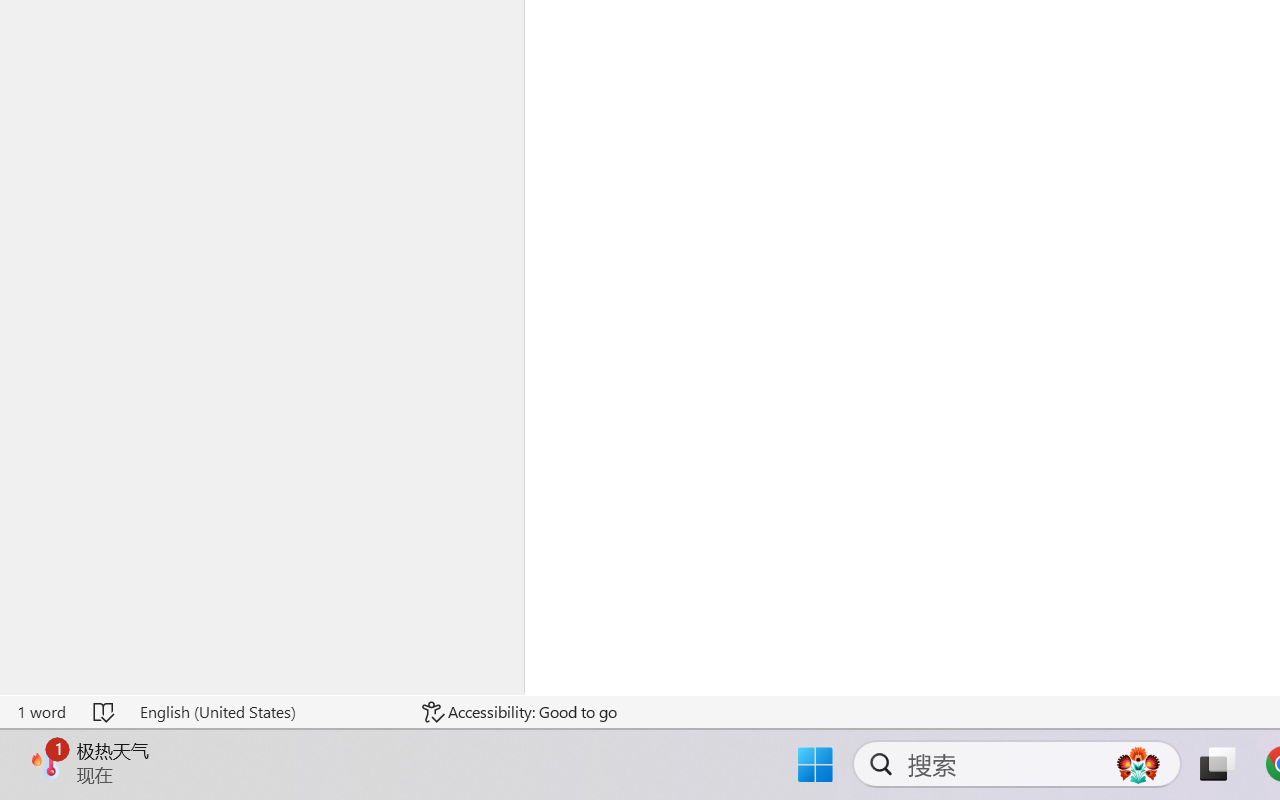  What do you see at coordinates (519, 711) in the screenshot?
I see `'Accessibility Checker Accessibility: Good to go'` at bounding box center [519, 711].